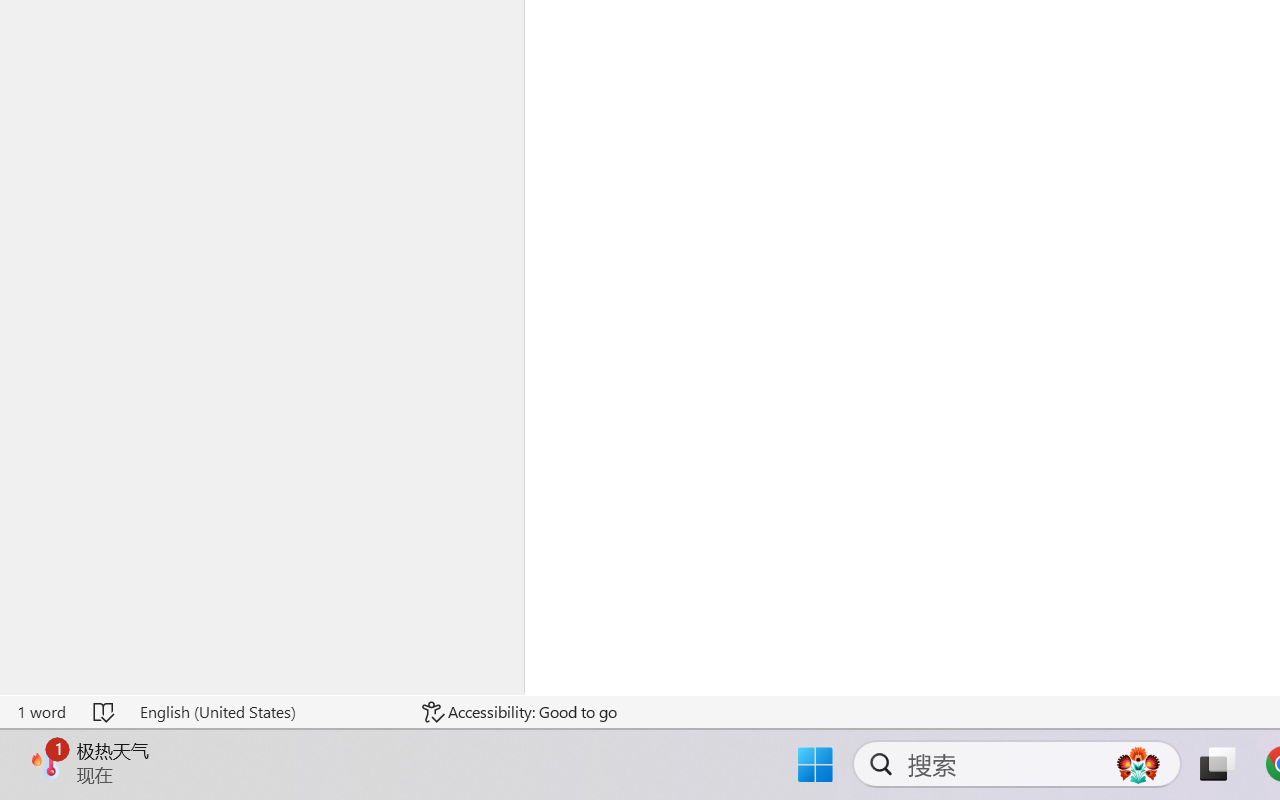  What do you see at coordinates (519, 711) in the screenshot?
I see `'Accessibility Checker Accessibility: Good to go'` at bounding box center [519, 711].